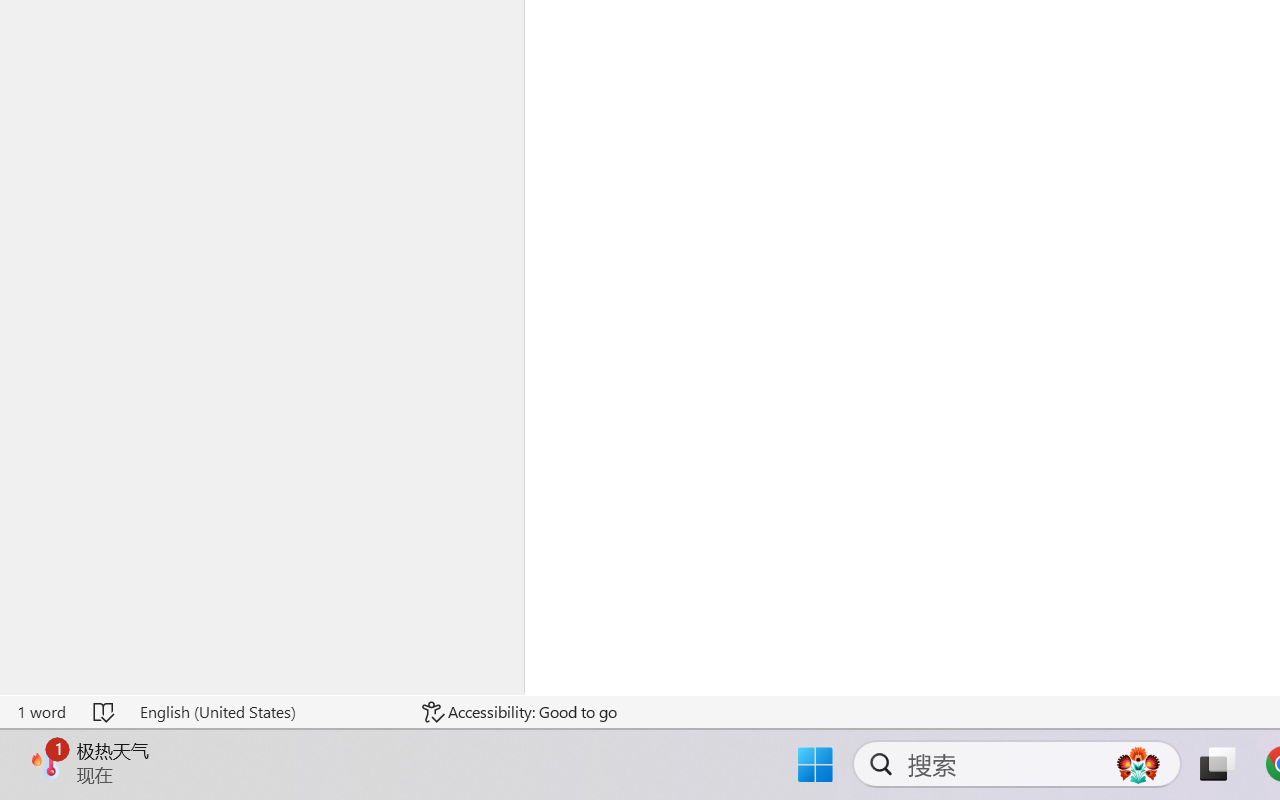  What do you see at coordinates (519, 711) in the screenshot?
I see `'Accessibility Checker Accessibility: Good to go'` at bounding box center [519, 711].